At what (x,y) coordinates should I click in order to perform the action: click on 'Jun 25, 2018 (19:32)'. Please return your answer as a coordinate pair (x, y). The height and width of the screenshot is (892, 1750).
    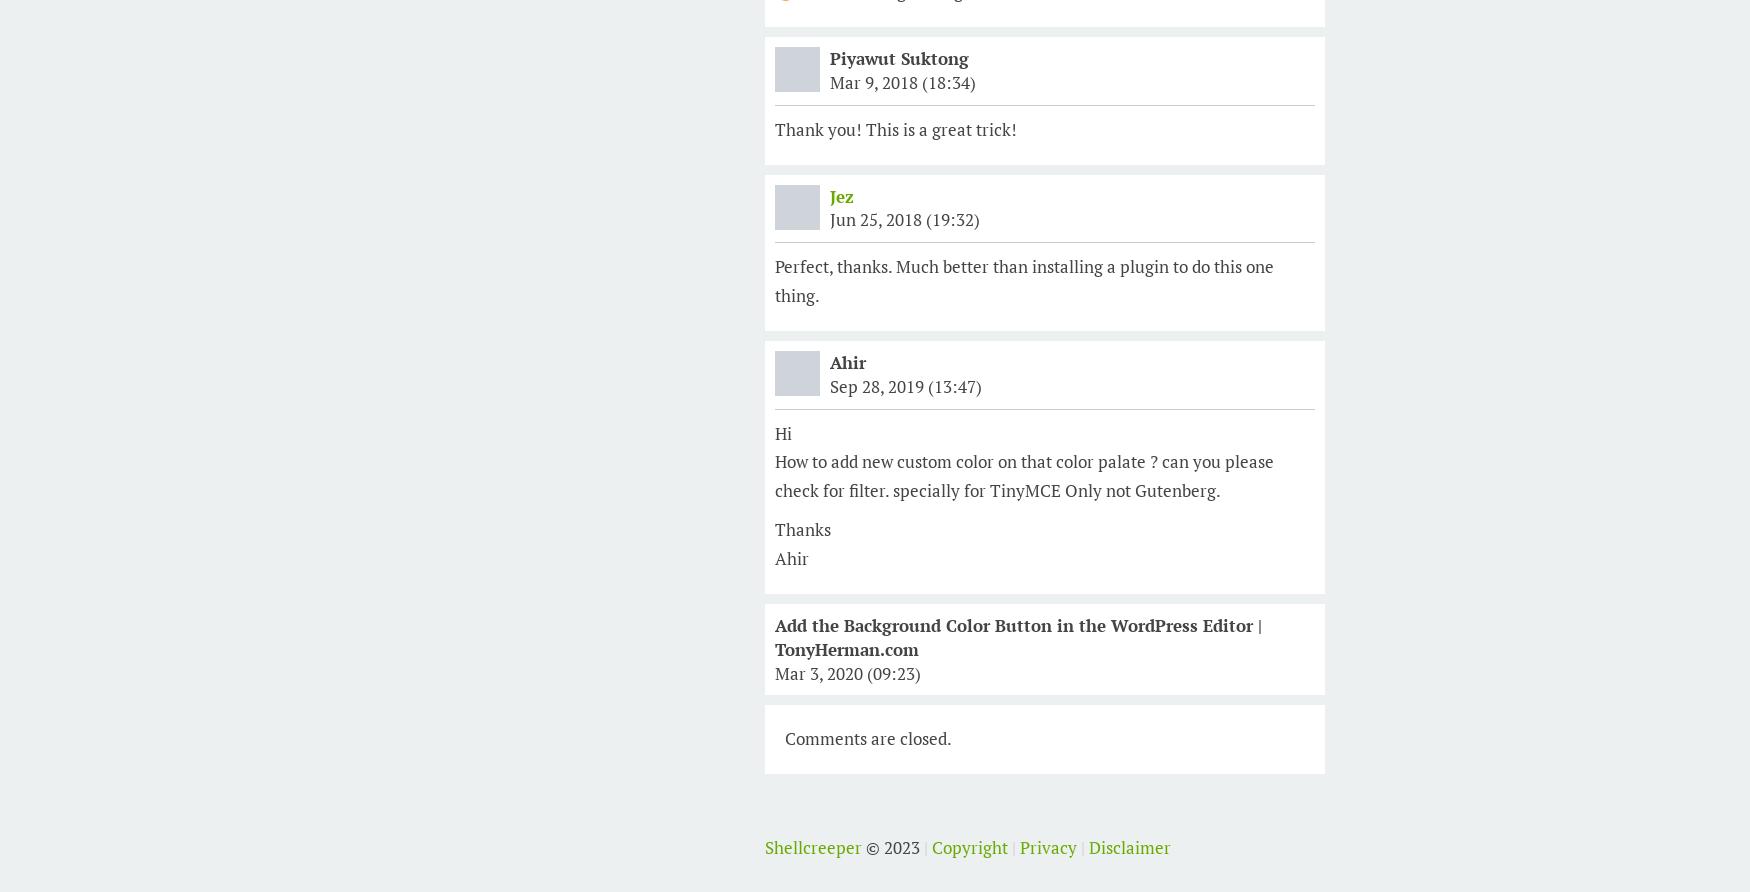
    Looking at the image, I should click on (830, 218).